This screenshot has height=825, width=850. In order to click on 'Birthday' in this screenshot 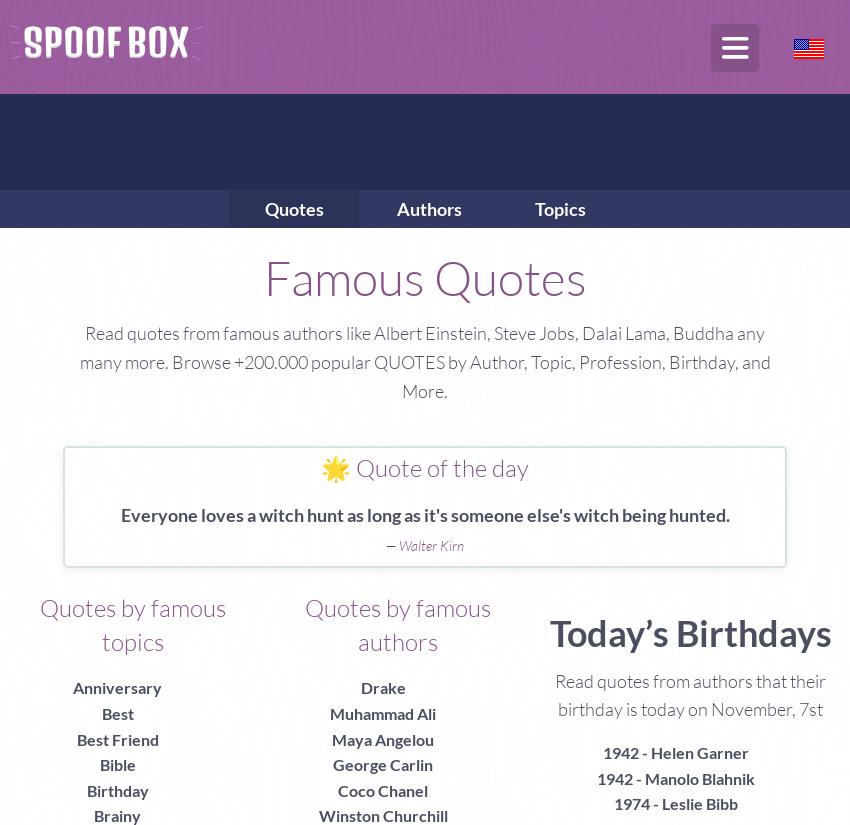, I will do `click(85, 788)`.